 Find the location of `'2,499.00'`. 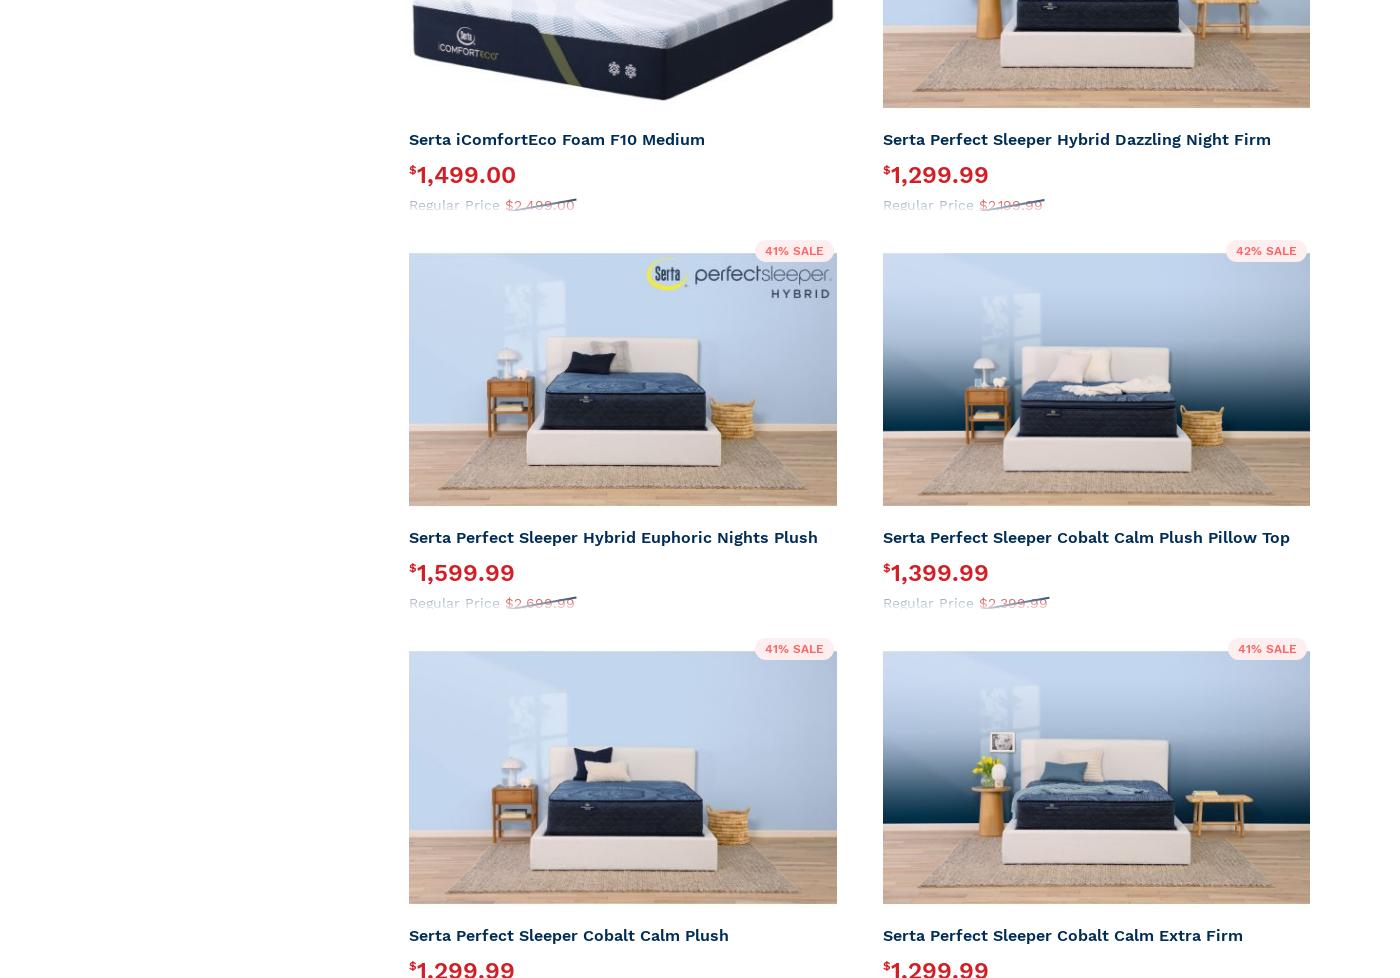

'2,499.00' is located at coordinates (544, 204).